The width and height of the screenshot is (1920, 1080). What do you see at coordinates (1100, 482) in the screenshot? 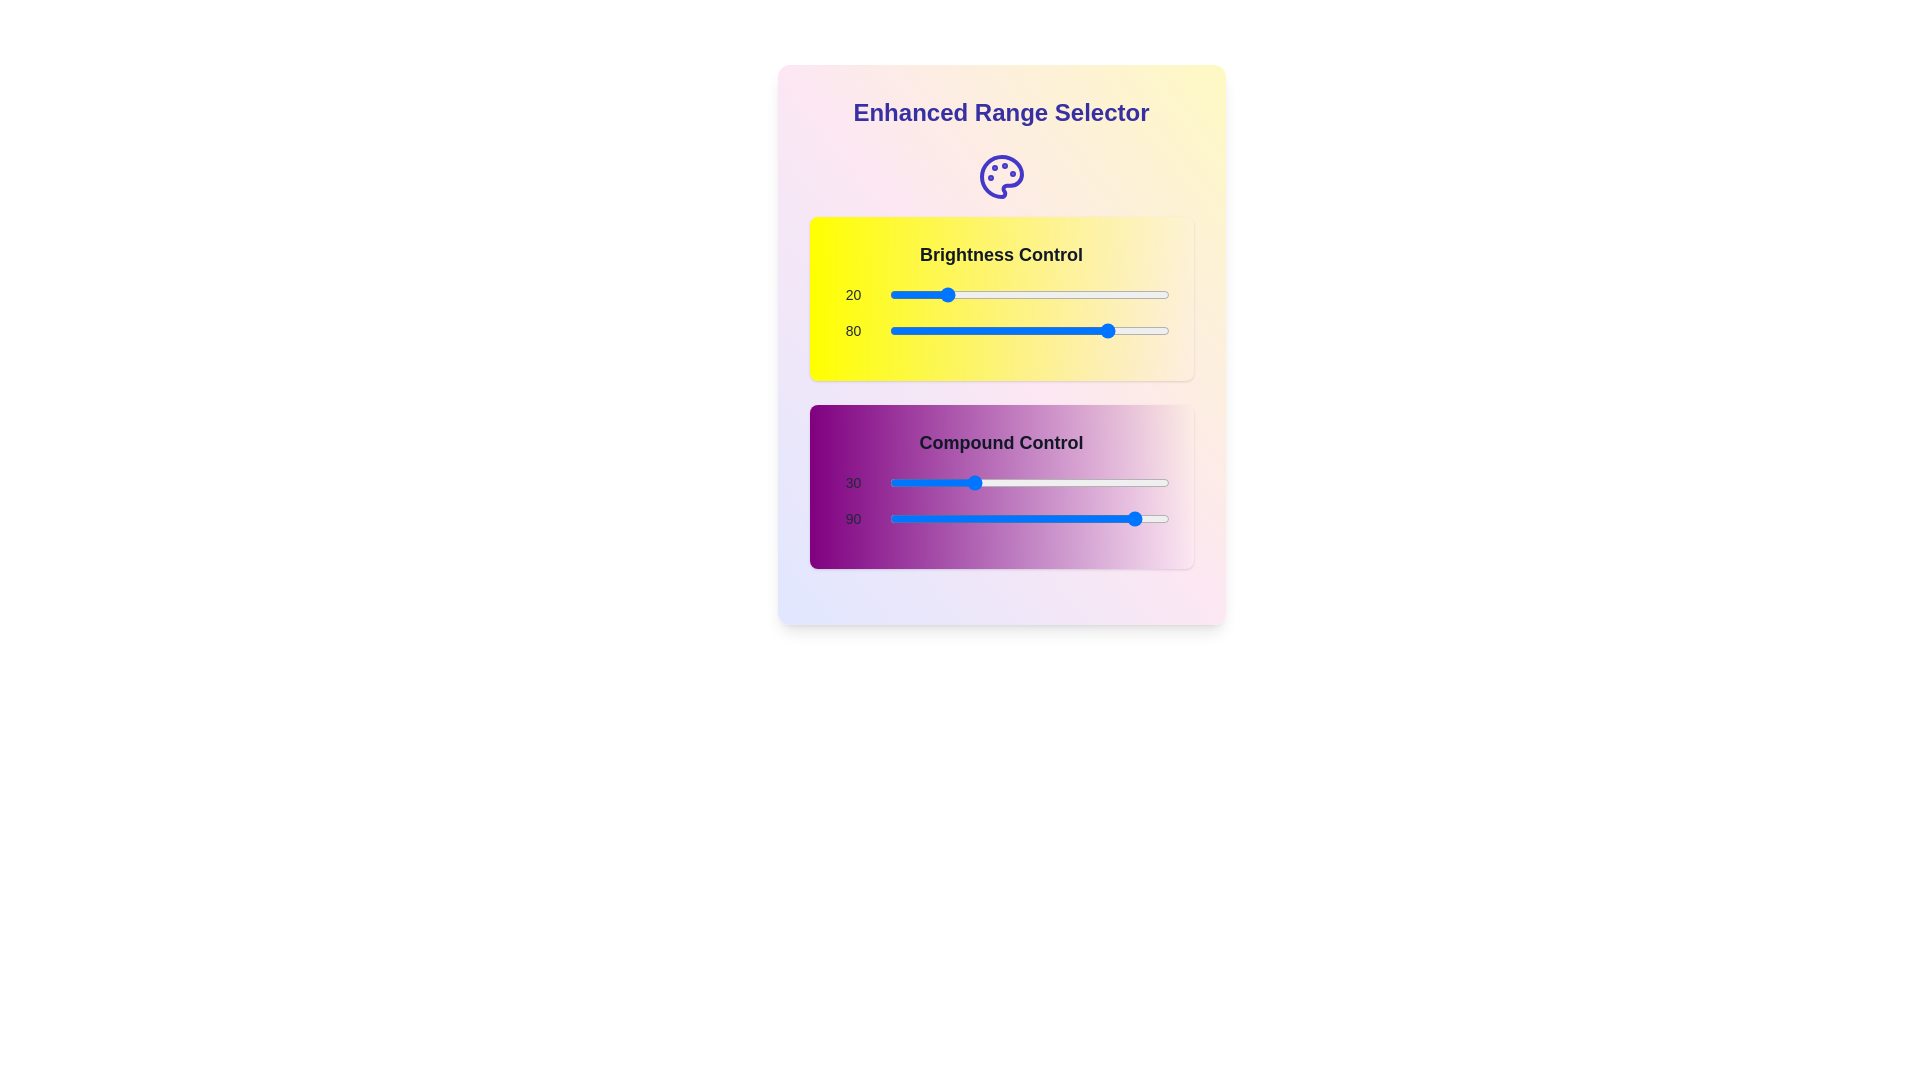
I see `the 'Compound Control' slider to 76 by dragging it to the corresponding position` at bounding box center [1100, 482].